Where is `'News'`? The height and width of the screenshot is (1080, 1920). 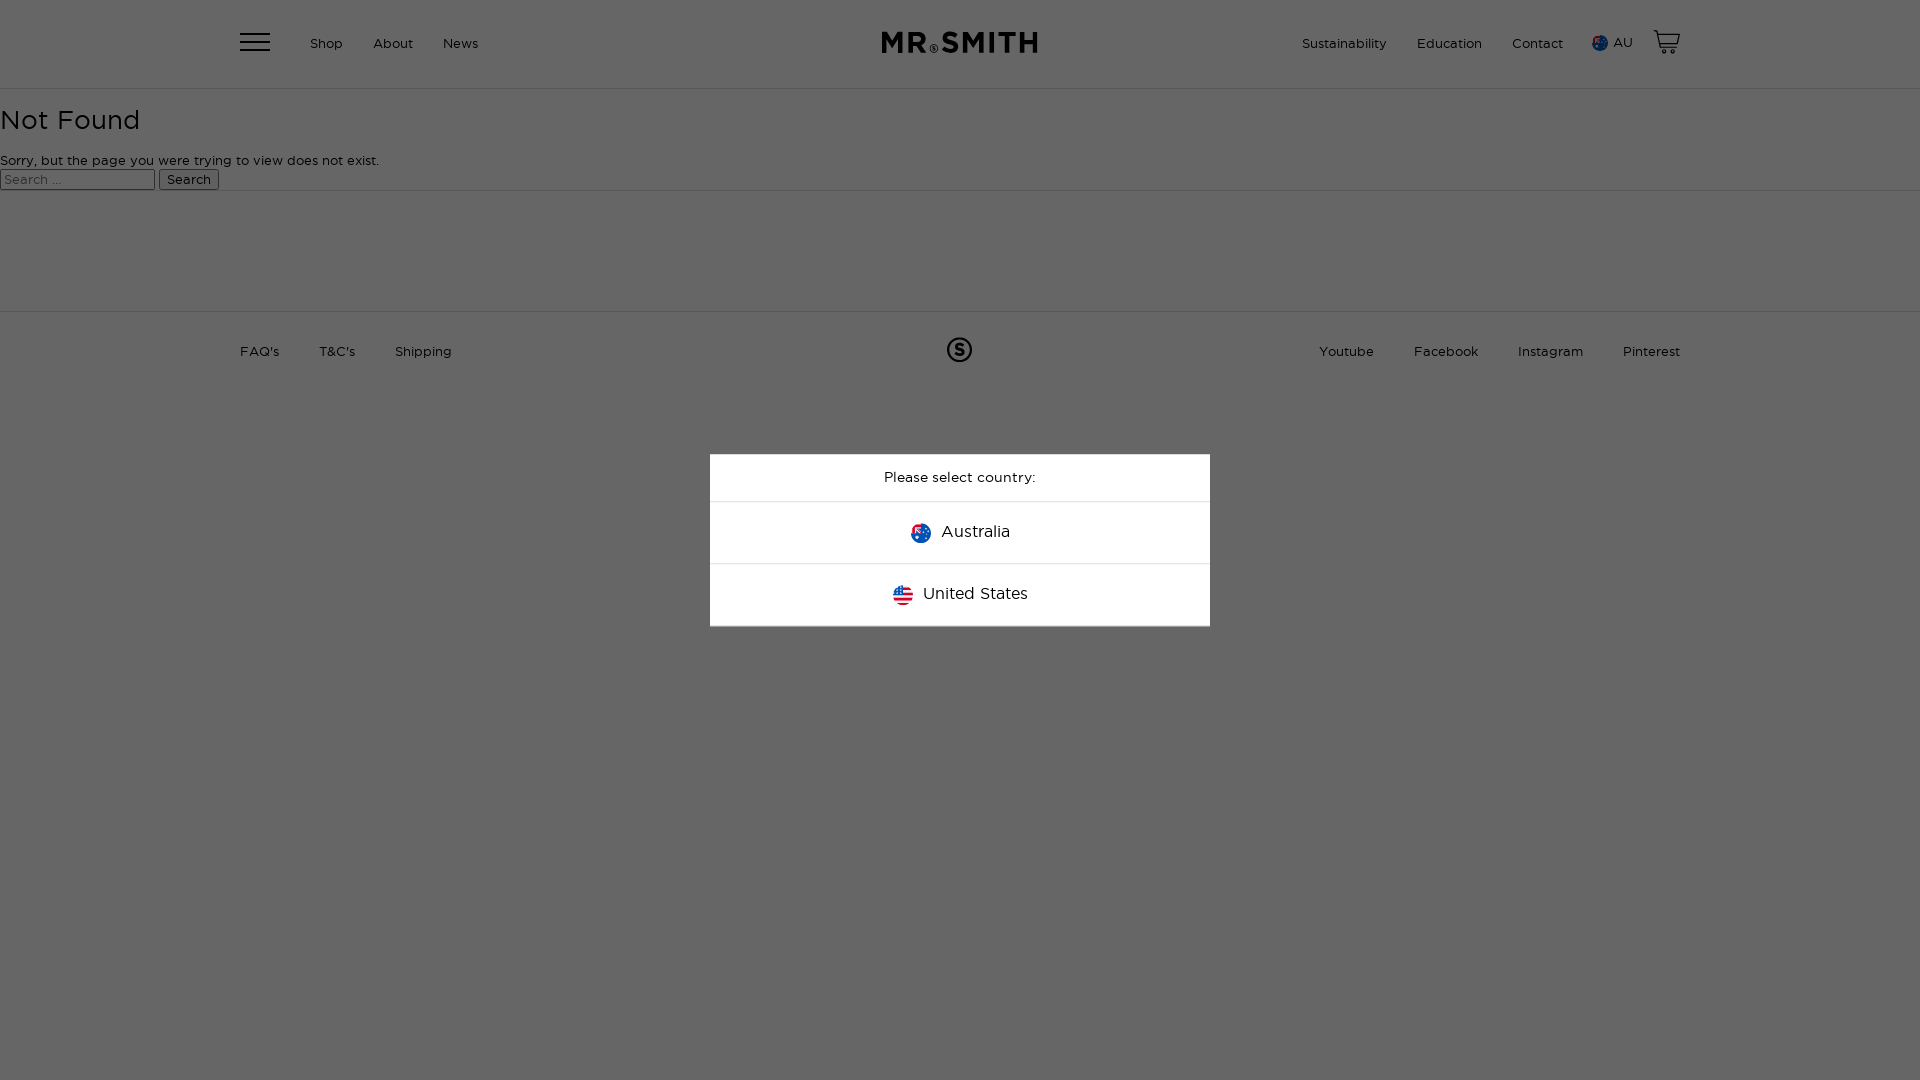
'News' is located at coordinates (459, 43).